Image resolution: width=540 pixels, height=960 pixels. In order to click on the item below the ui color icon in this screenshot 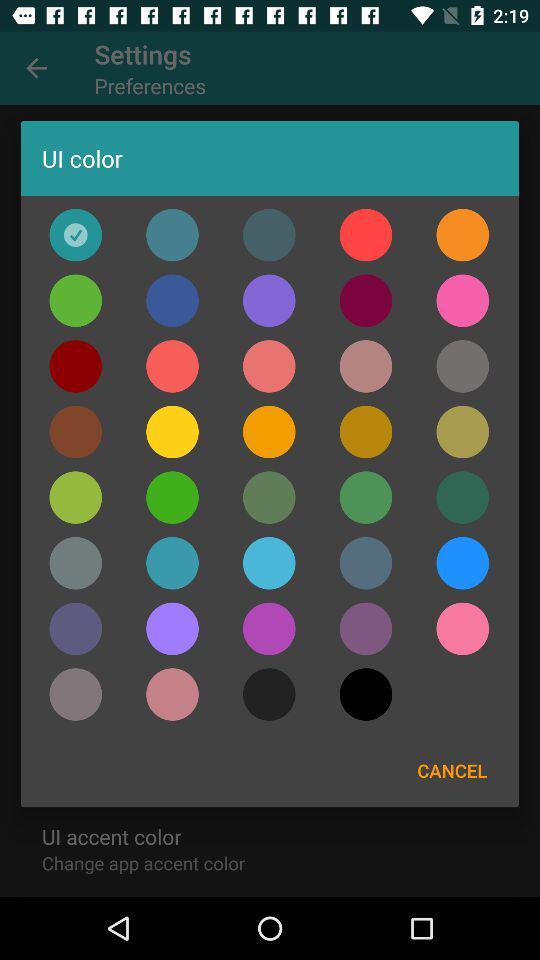, I will do `click(365, 235)`.